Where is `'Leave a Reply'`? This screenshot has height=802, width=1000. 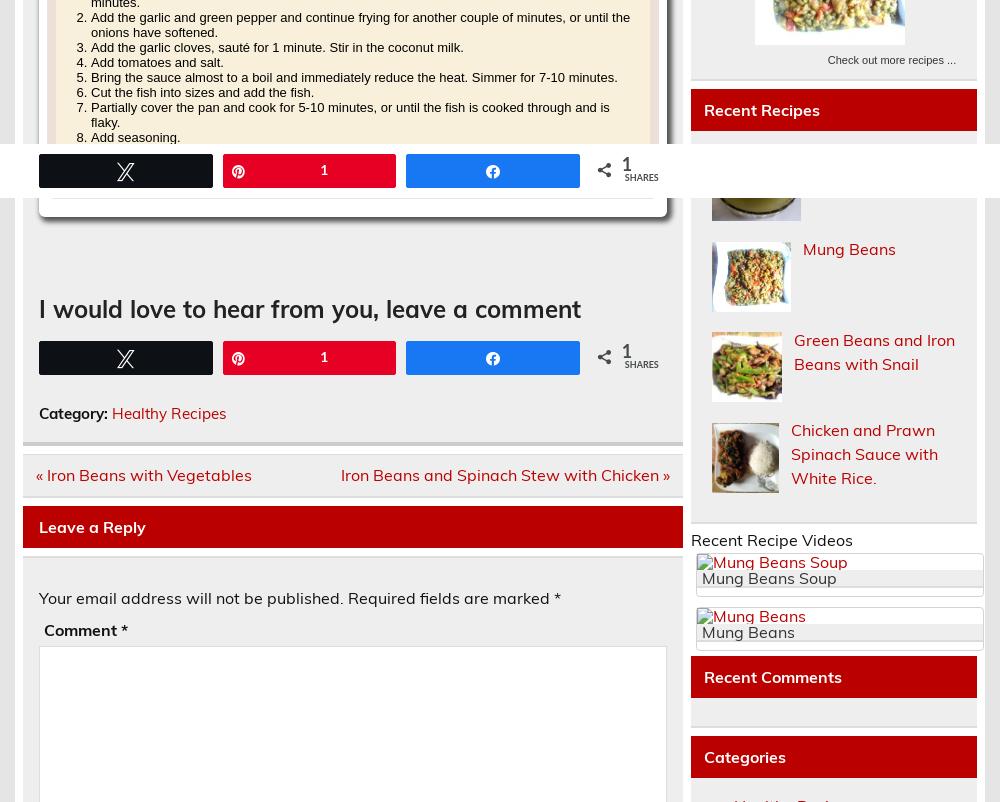
'Leave a Reply' is located at coordinates (91, 525).